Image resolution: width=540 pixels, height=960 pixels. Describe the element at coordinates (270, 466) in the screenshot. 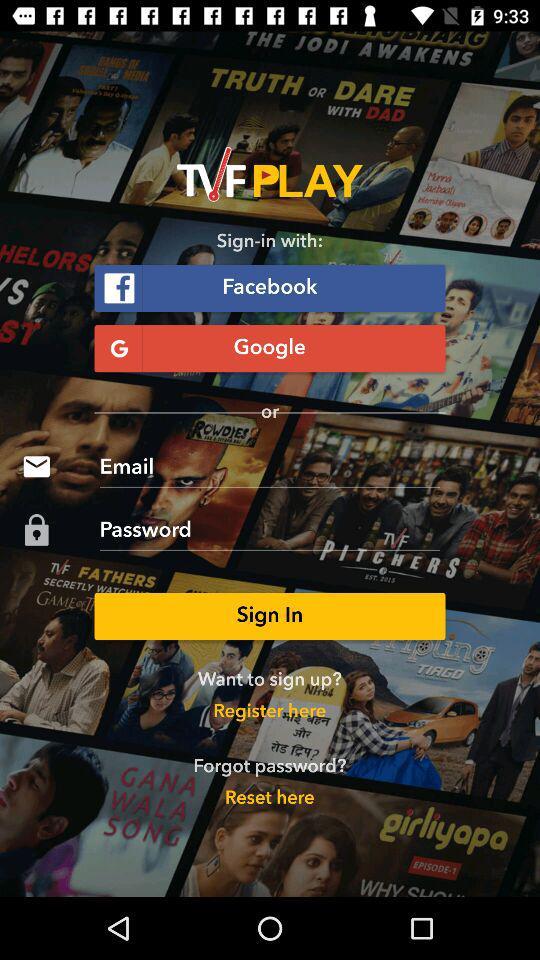

I see `icon below  or  icon` at that location.